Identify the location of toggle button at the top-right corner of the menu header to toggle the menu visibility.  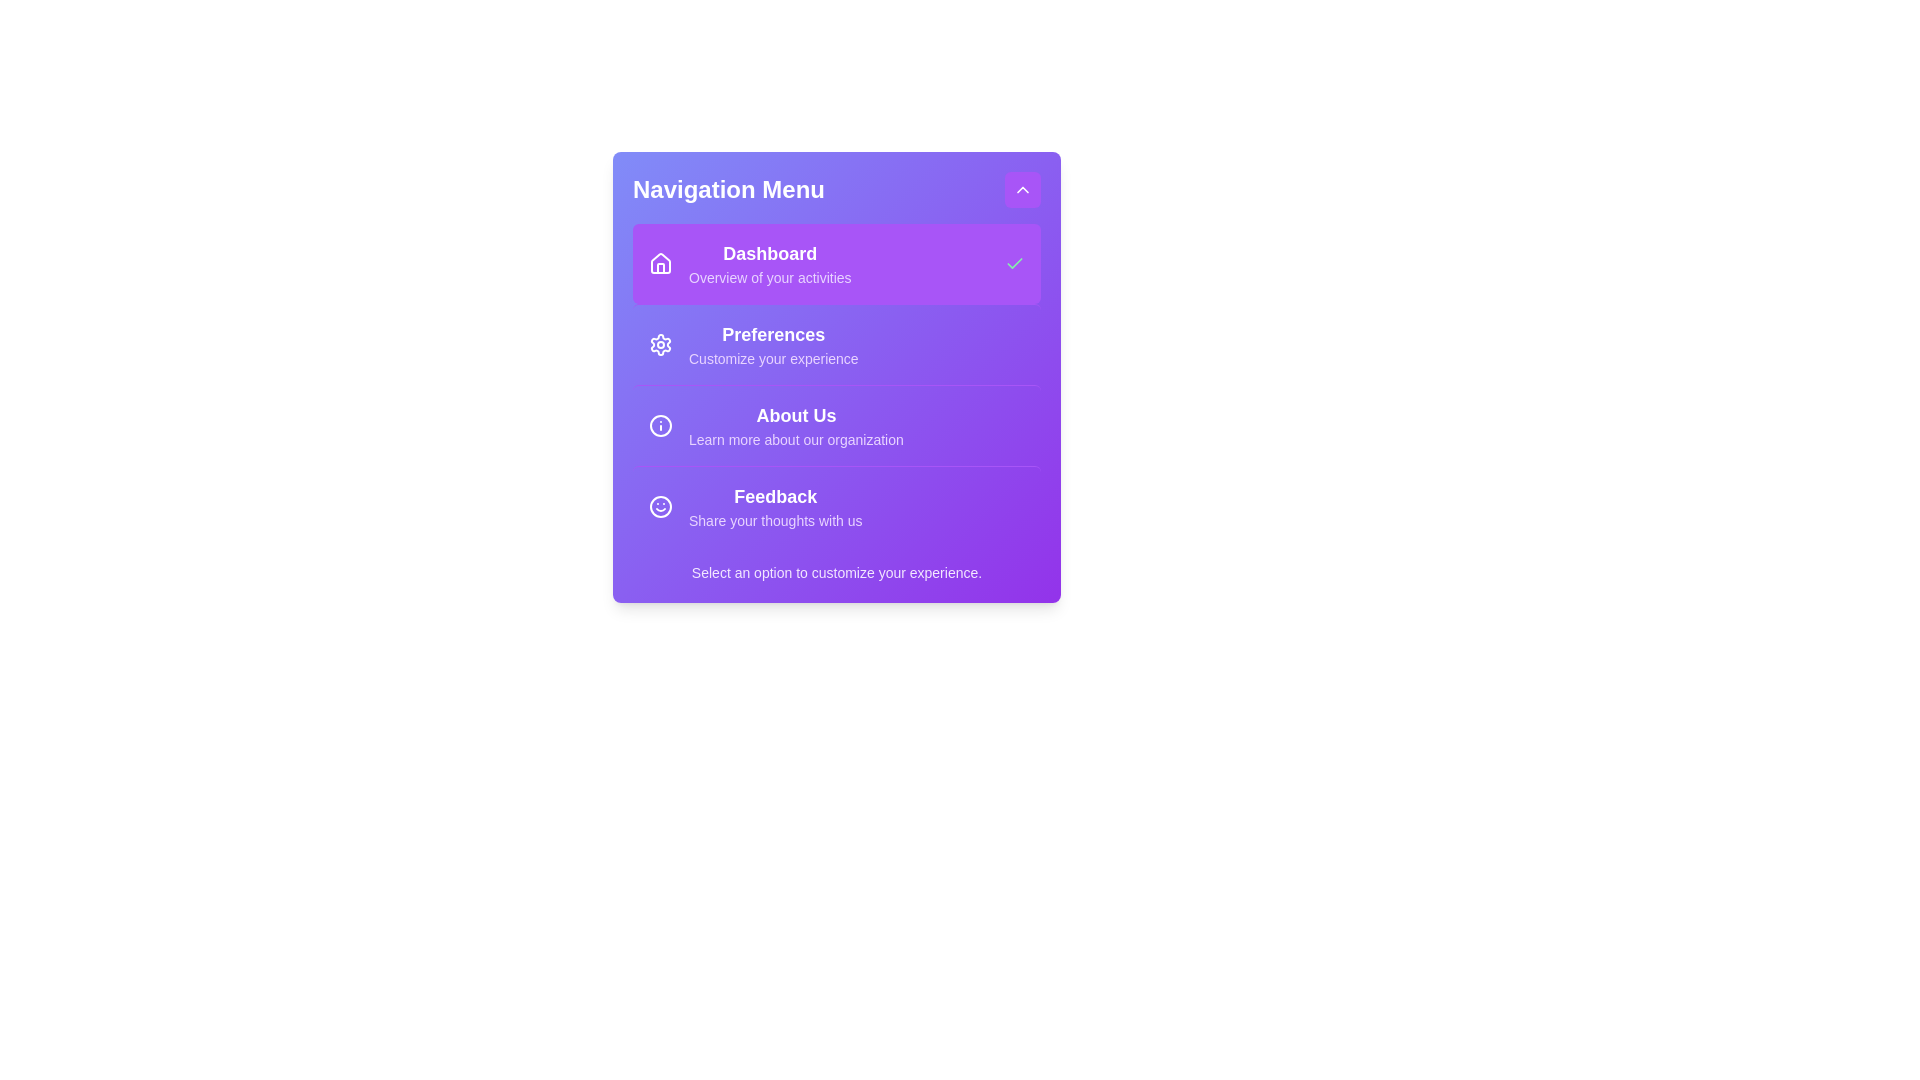
(1022, 189).